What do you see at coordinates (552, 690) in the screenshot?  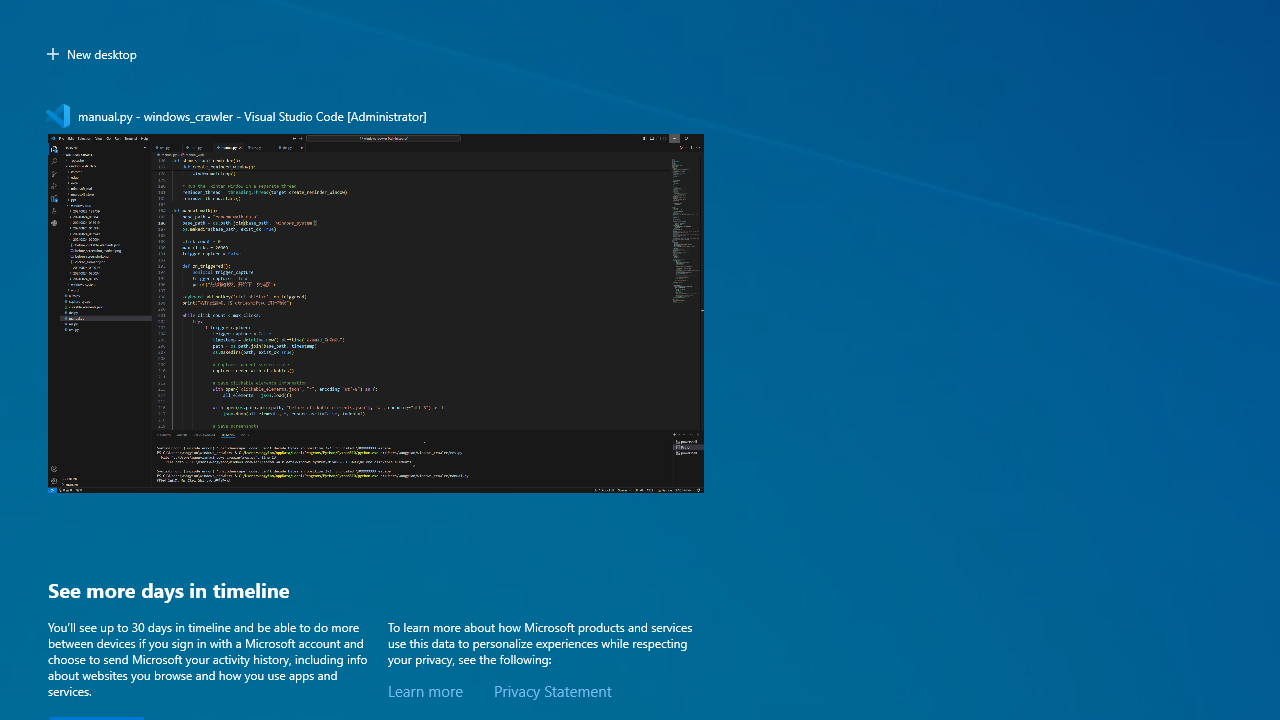 I see `'Privacy Statement'` at bounding box center [552, 690].